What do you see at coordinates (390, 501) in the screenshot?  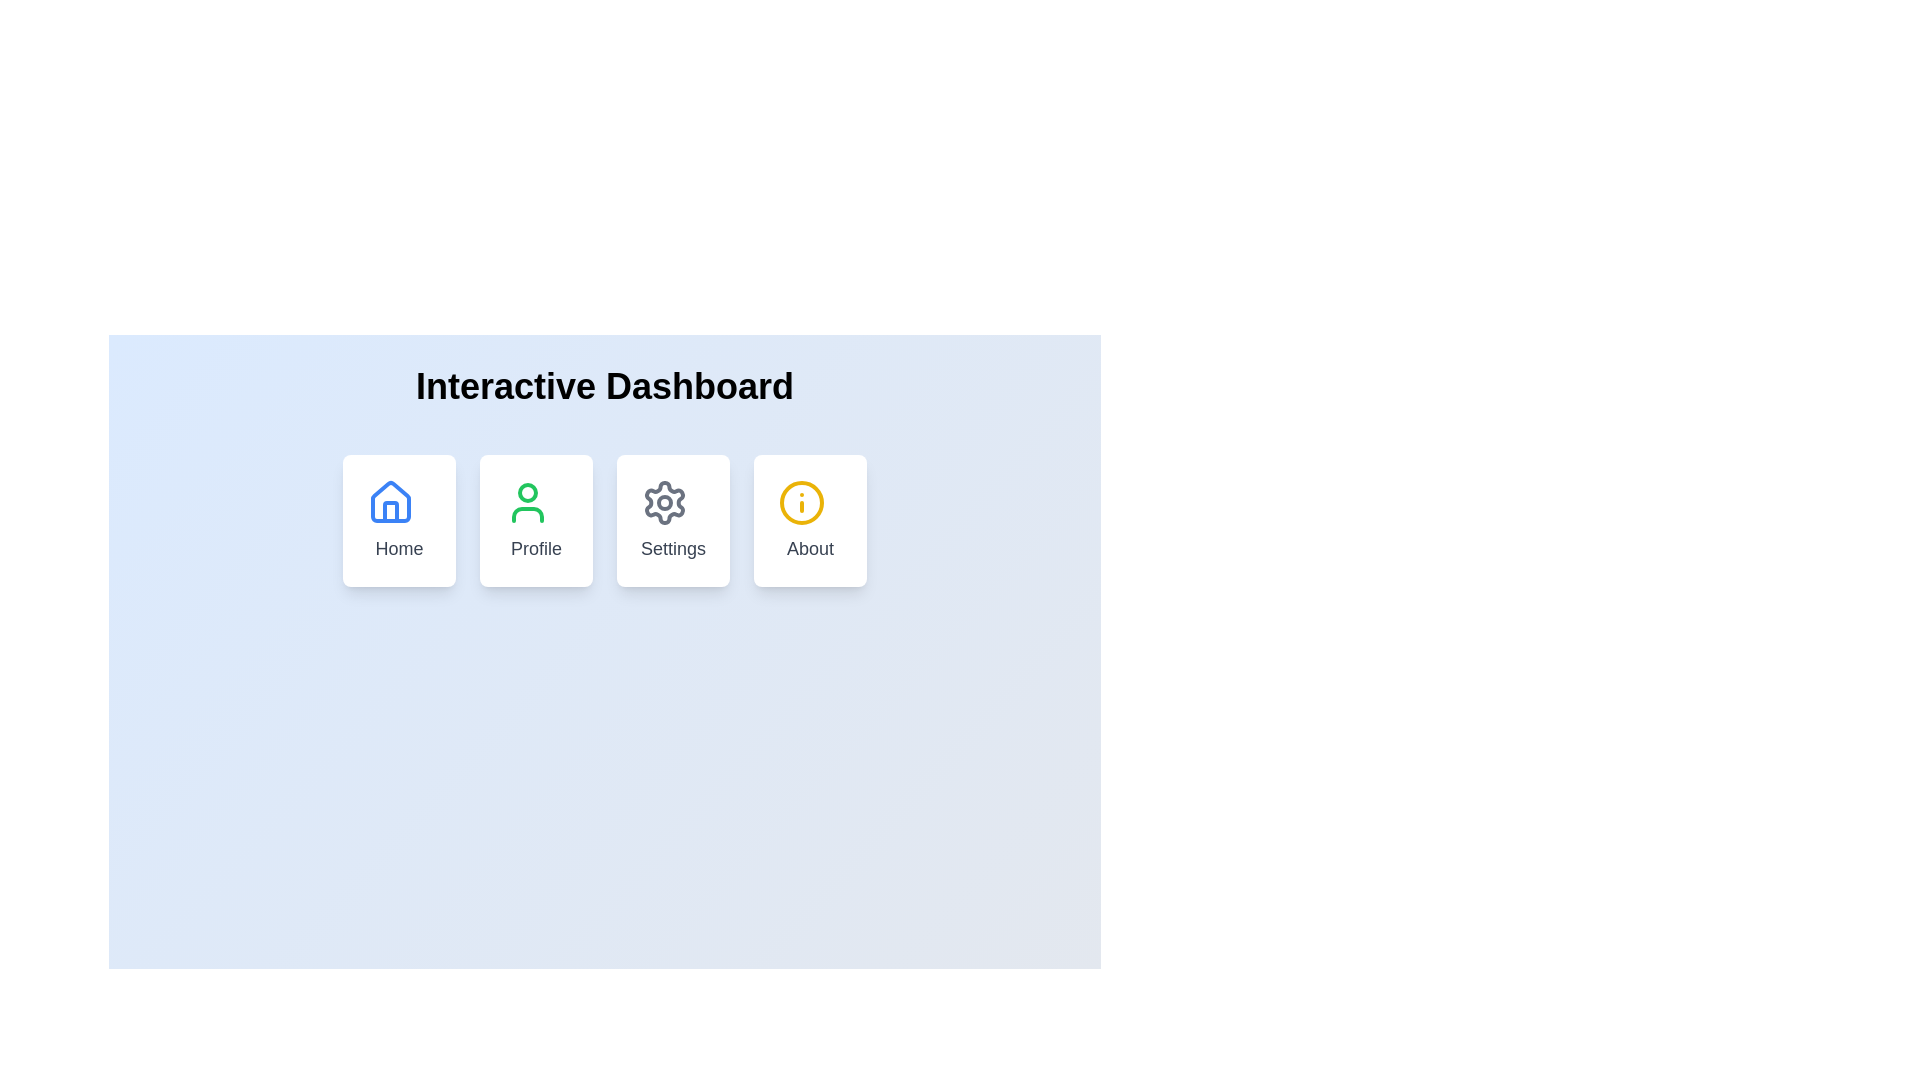 I see `the 'Home' navigation icon located at the top of the card labeled 'Home' within the 'Interactive Dashboard.'` at bounding box center [390, 501].